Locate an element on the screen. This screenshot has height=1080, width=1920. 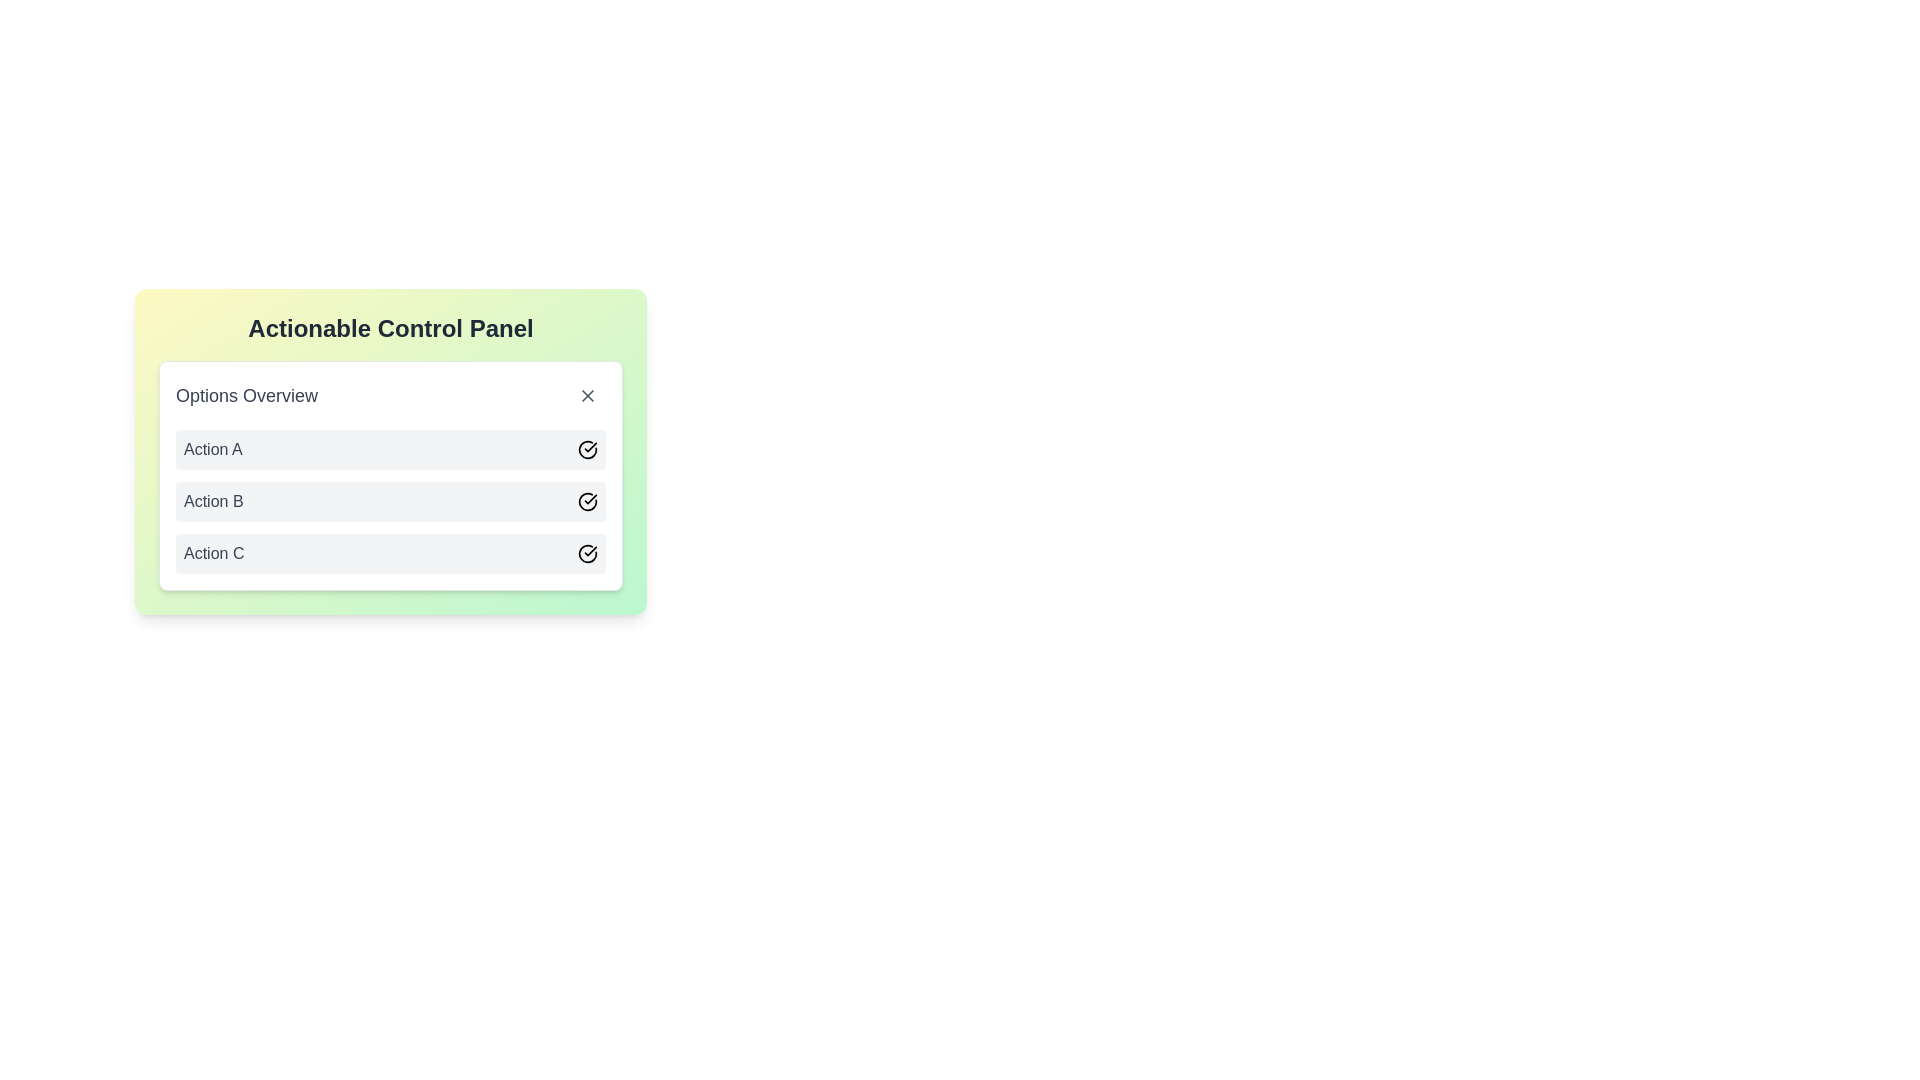
the circular icon with a check mark inside it, located to the right of the 'Action B' label is located at coordinates (587, 500).